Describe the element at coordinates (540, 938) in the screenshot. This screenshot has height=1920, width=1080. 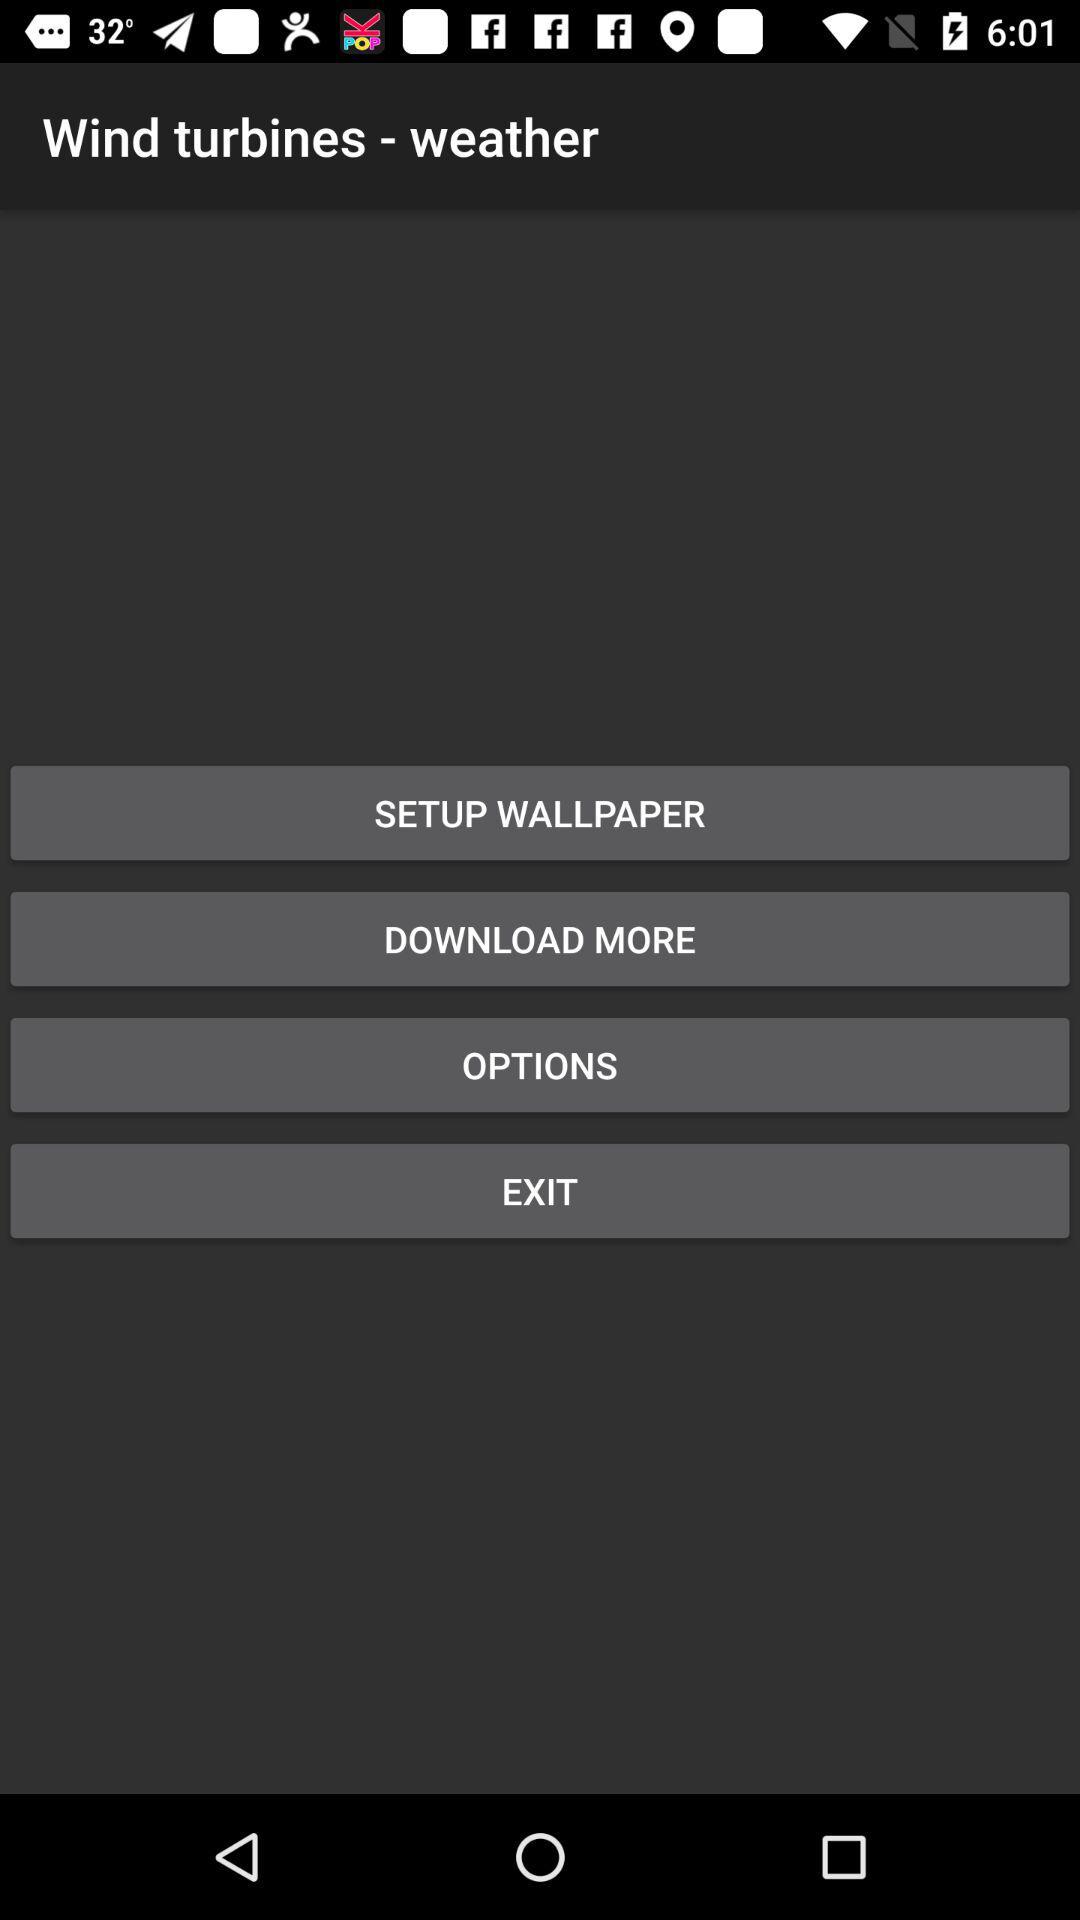
I see `button below the setup wallpaper button` at that location.